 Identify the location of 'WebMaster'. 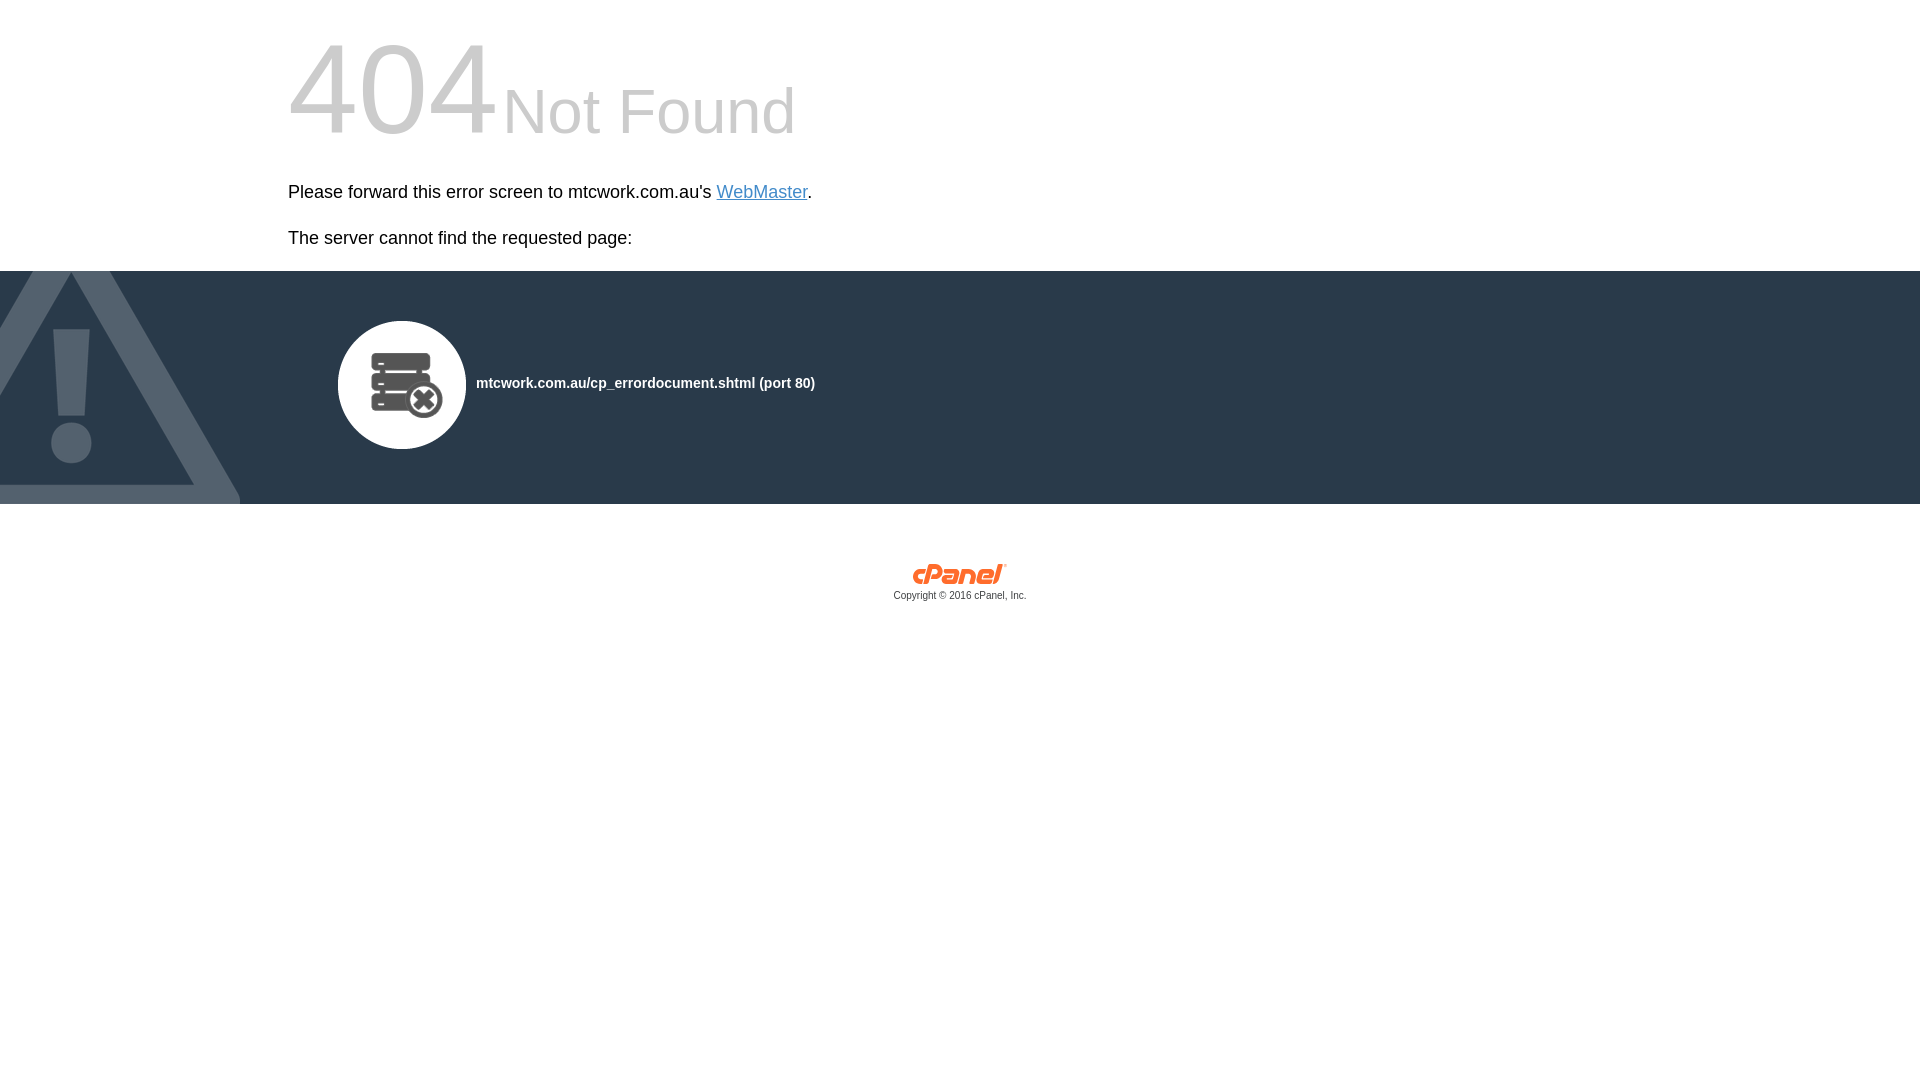
(761, 192).